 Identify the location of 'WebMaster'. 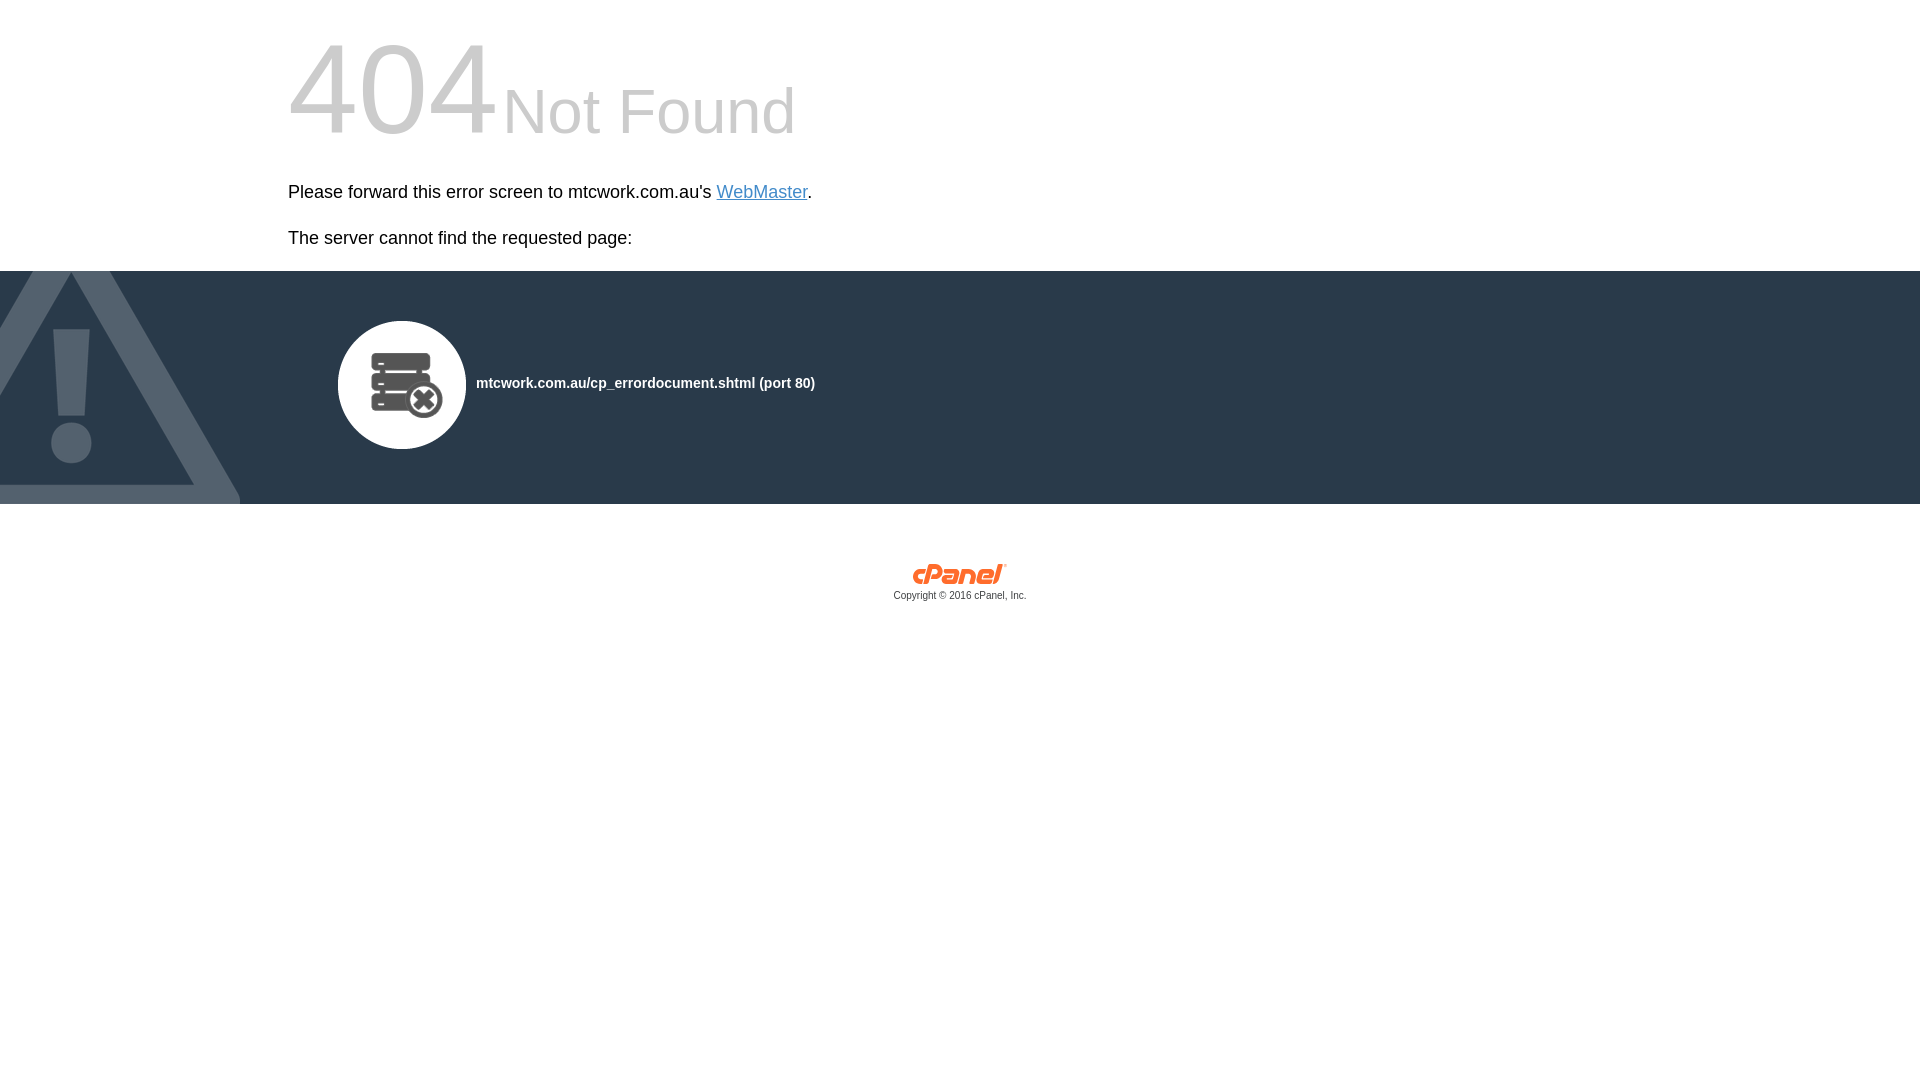
(761, 192).